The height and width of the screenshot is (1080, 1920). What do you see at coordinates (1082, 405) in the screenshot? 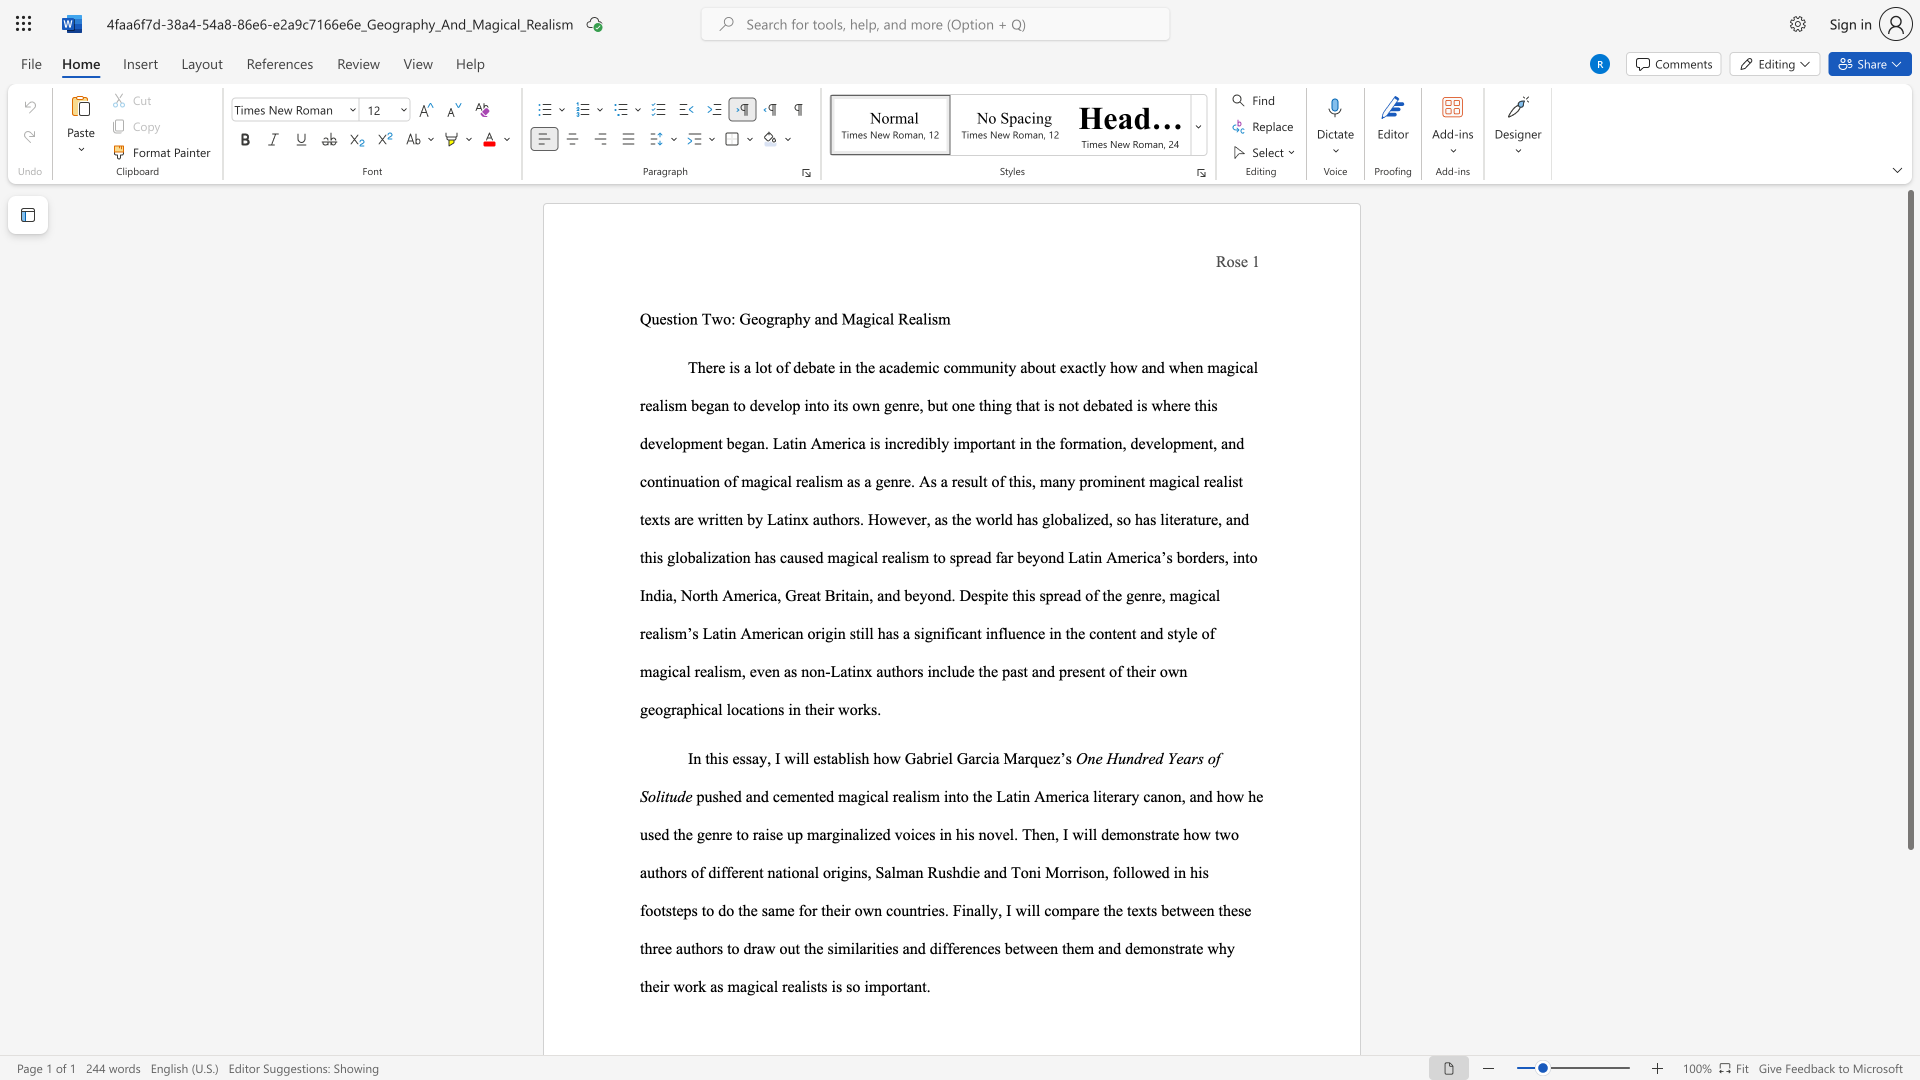
I see `the subset text "debated is where this development began. Latin America is incredibly importa" within the text "There is a lot of debate in the academic community about exactly how and when magical realism began to develop into its own genre, but one thing that is not debated is where this development began. Latin America is incredibly important in the formation, development, and continuation of magical realism as a genre. As a result of this, many prominent magical realist texts are written by Latinx authors. However, as the world has globalized, so has literature, and this globalization has caused magical realism t"` at bounding box center [1082, 405].